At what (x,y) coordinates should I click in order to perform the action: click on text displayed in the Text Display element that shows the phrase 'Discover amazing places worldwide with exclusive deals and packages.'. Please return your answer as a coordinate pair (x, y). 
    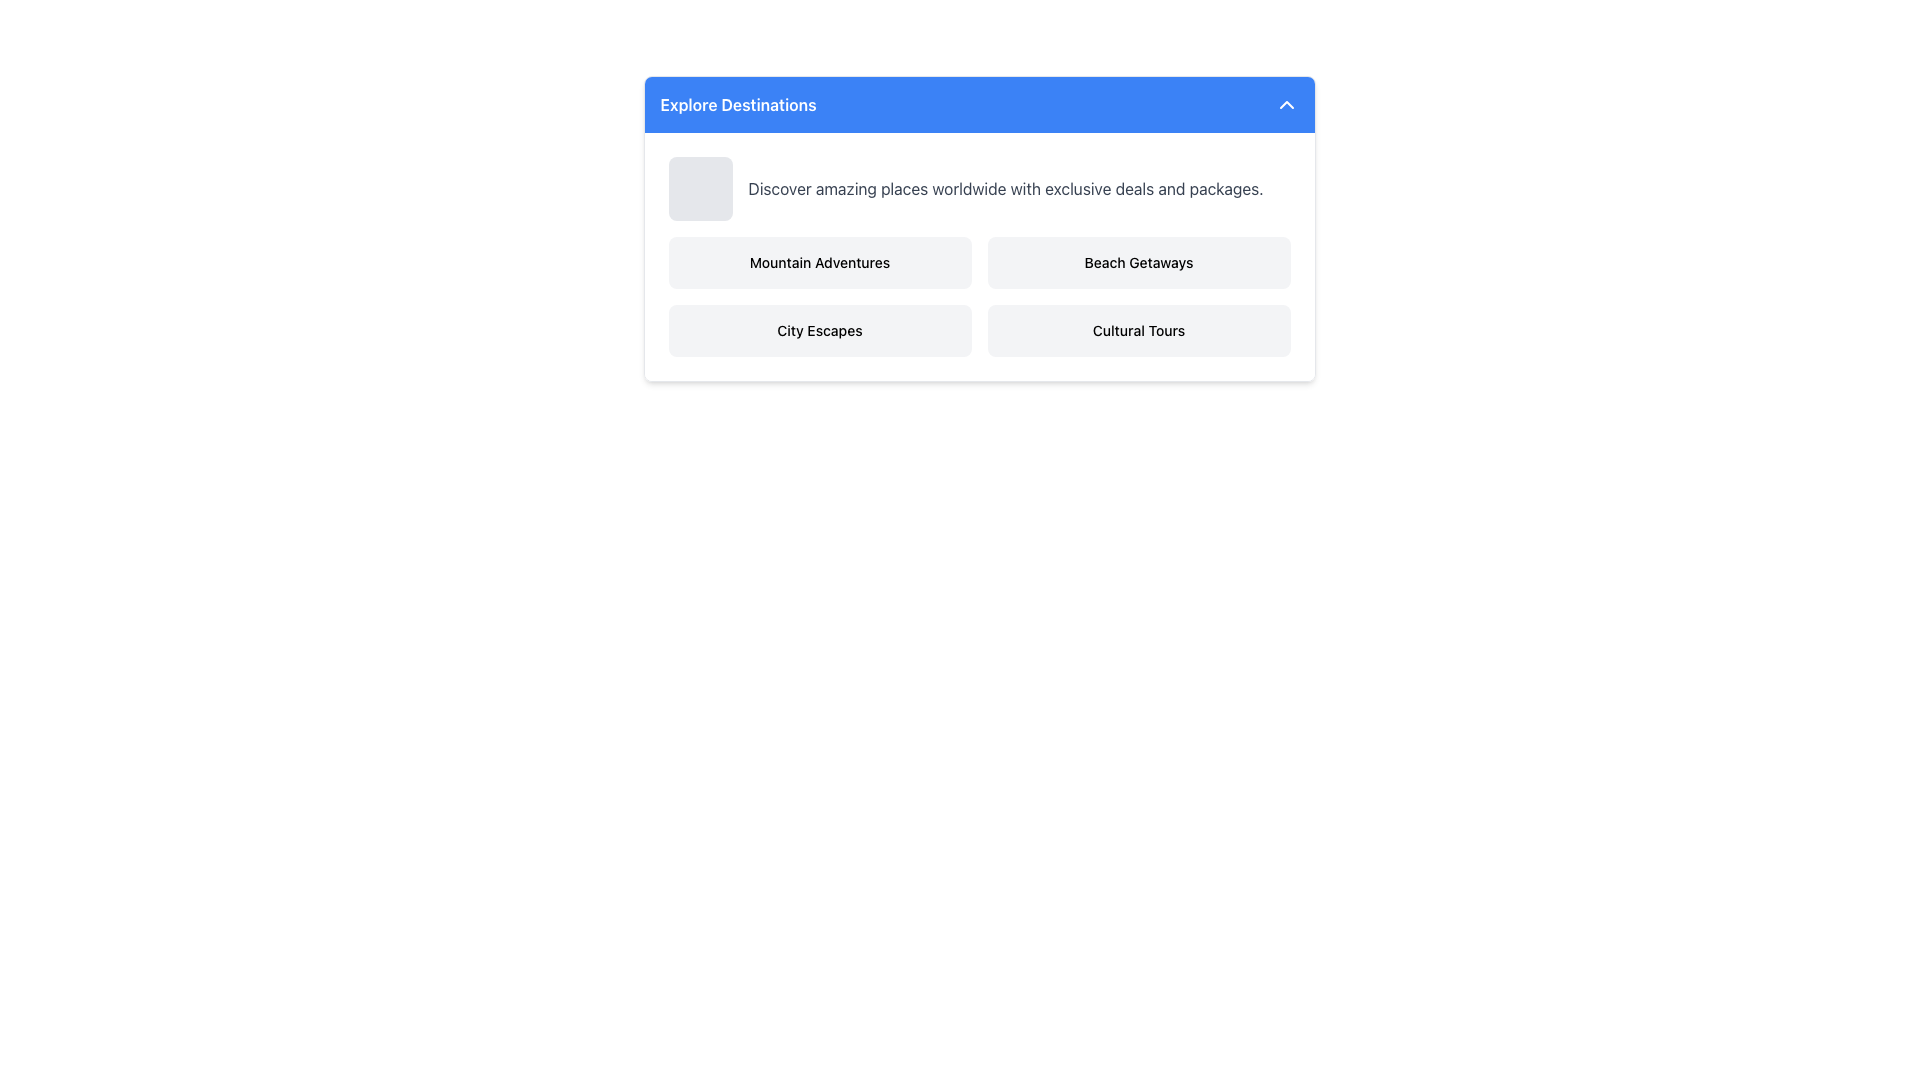
    Looking at the image, I should click on (1006, 189).